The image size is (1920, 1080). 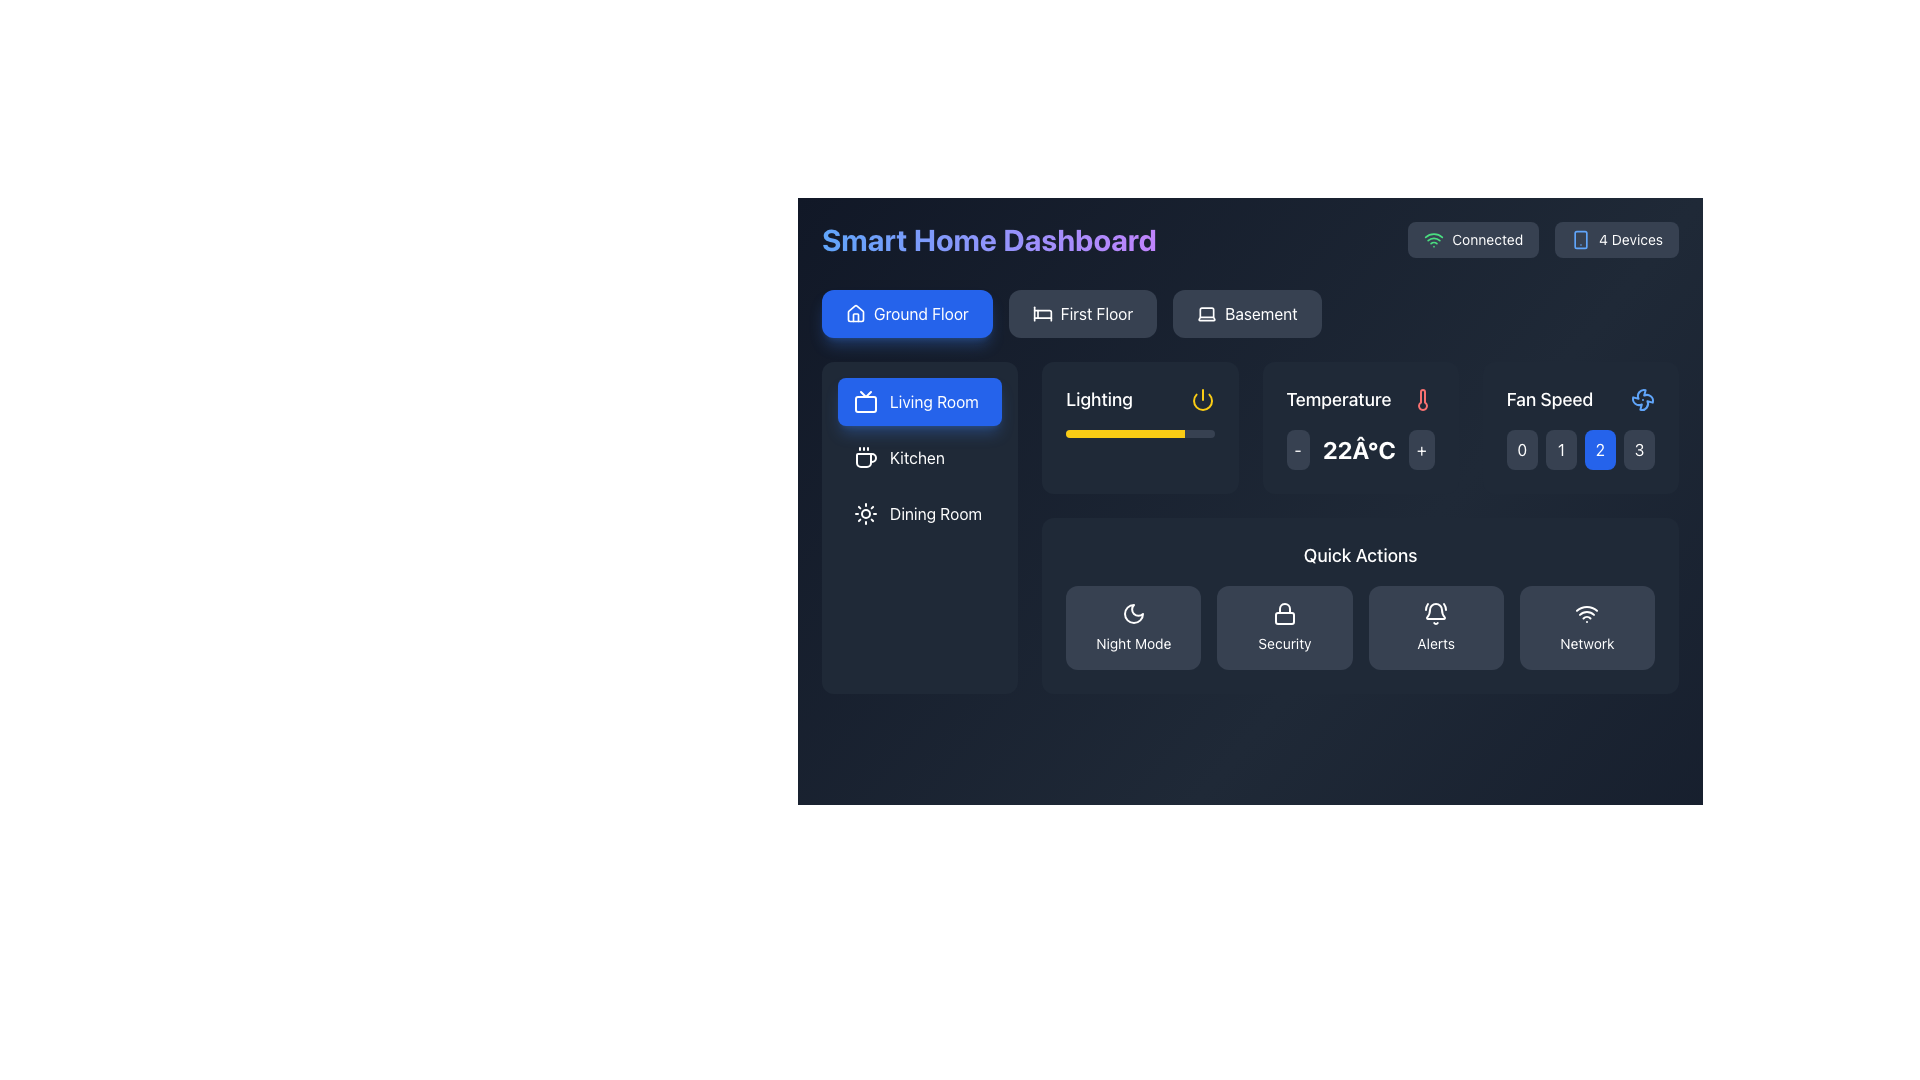 I want to click on the 'Ground Floor' navigation button icon, which serves as a visual identifier for home functions in the dashboard interface, so click(x=855, y=312).